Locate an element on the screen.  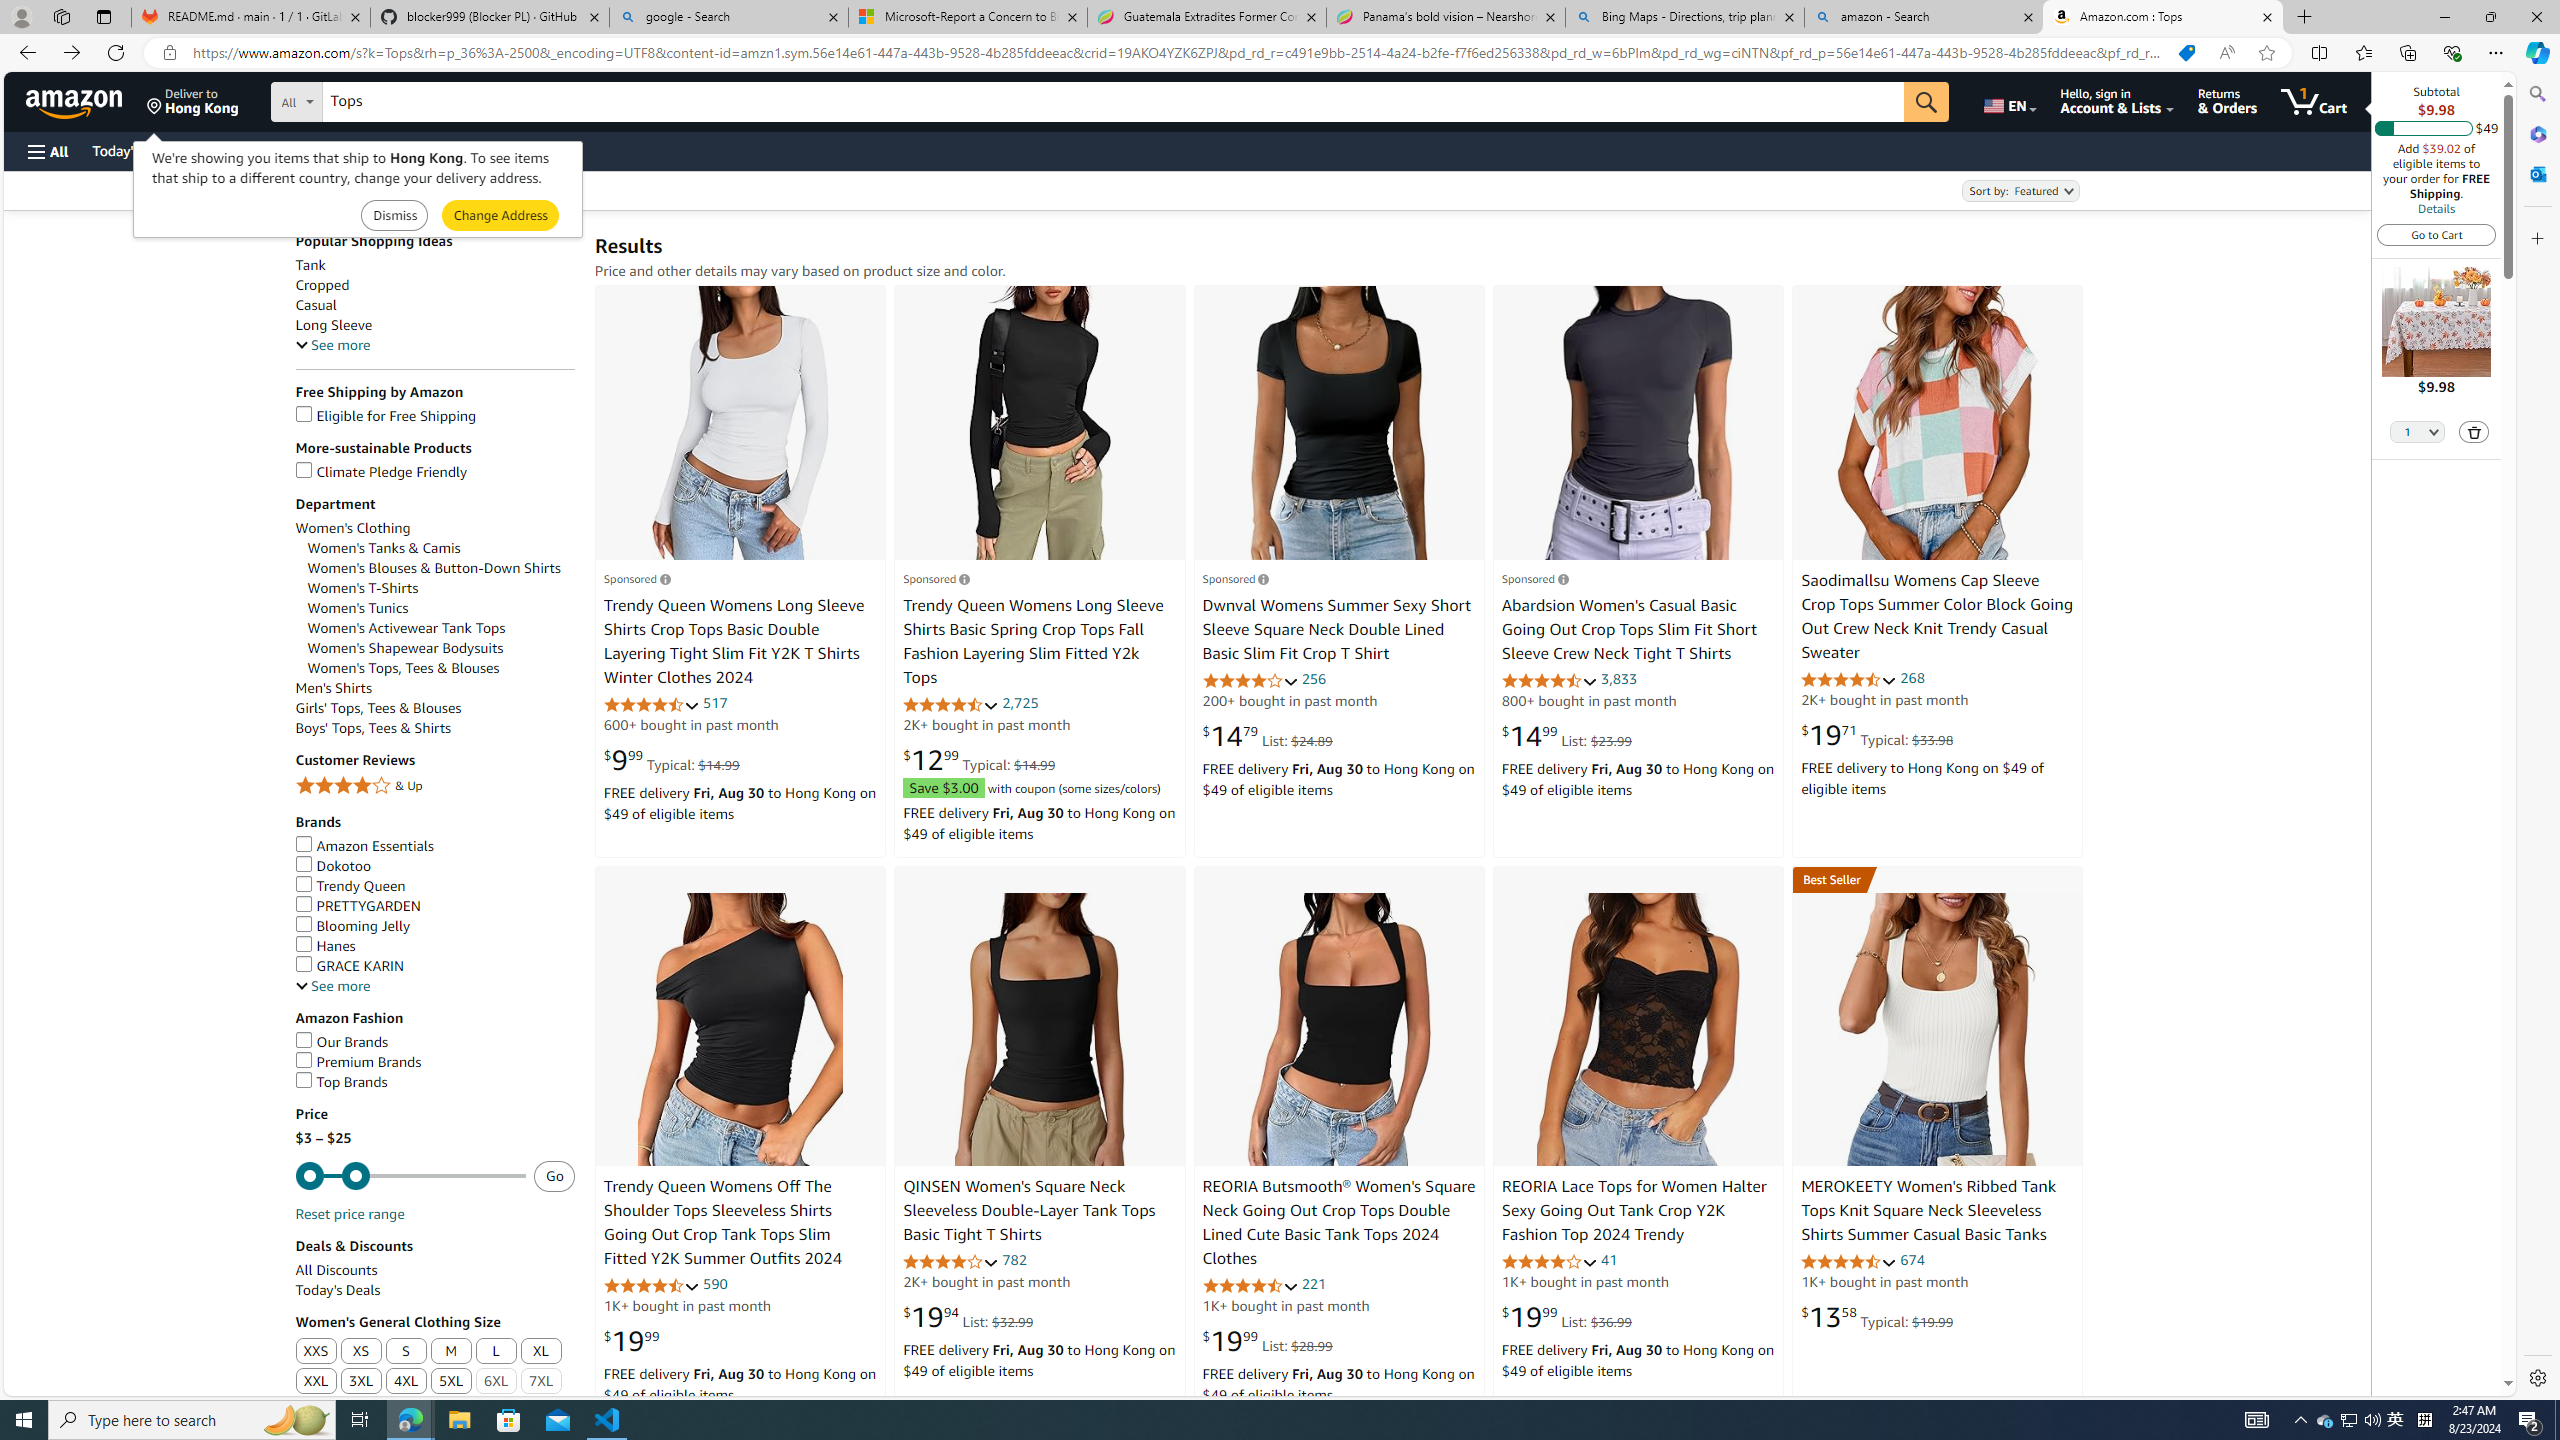
'Women' is located at coordinates (440, 628).